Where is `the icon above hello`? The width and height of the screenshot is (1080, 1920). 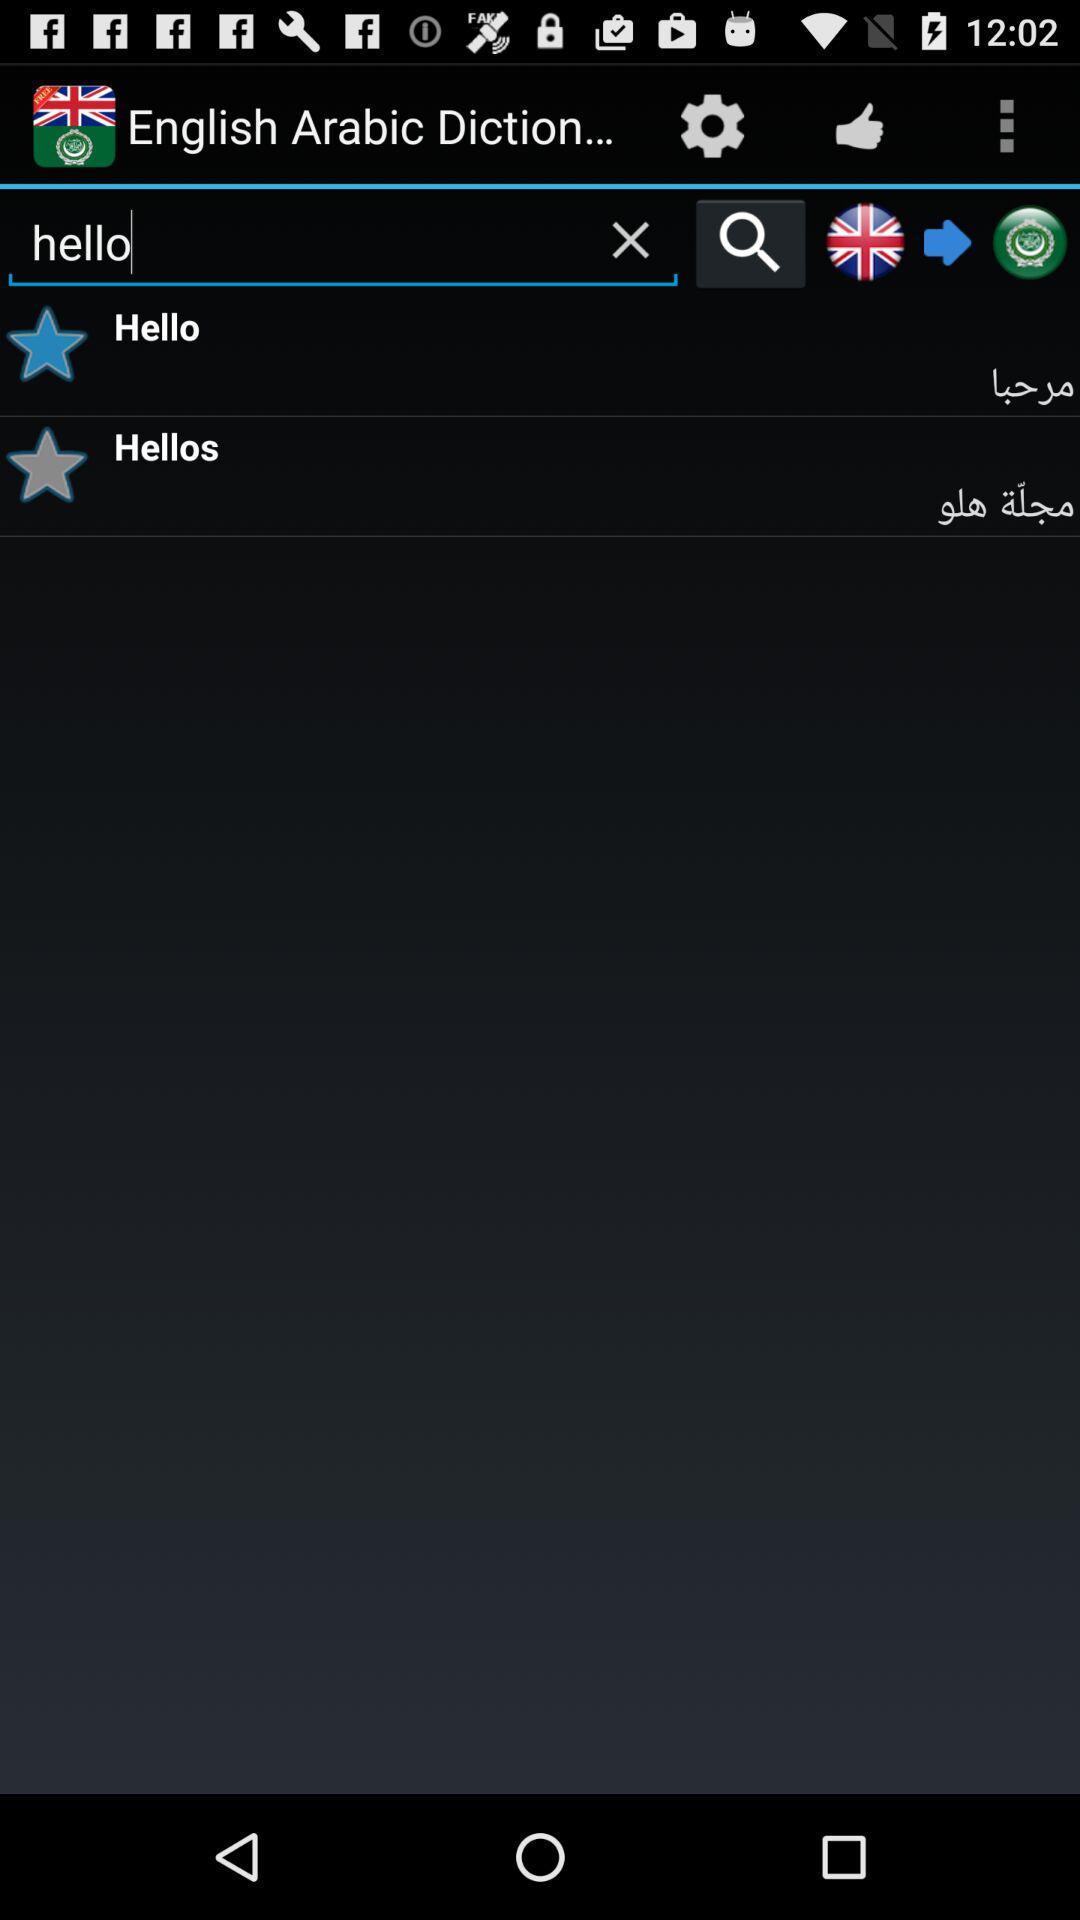
the icon above hello is located at coordinates (630, 240).